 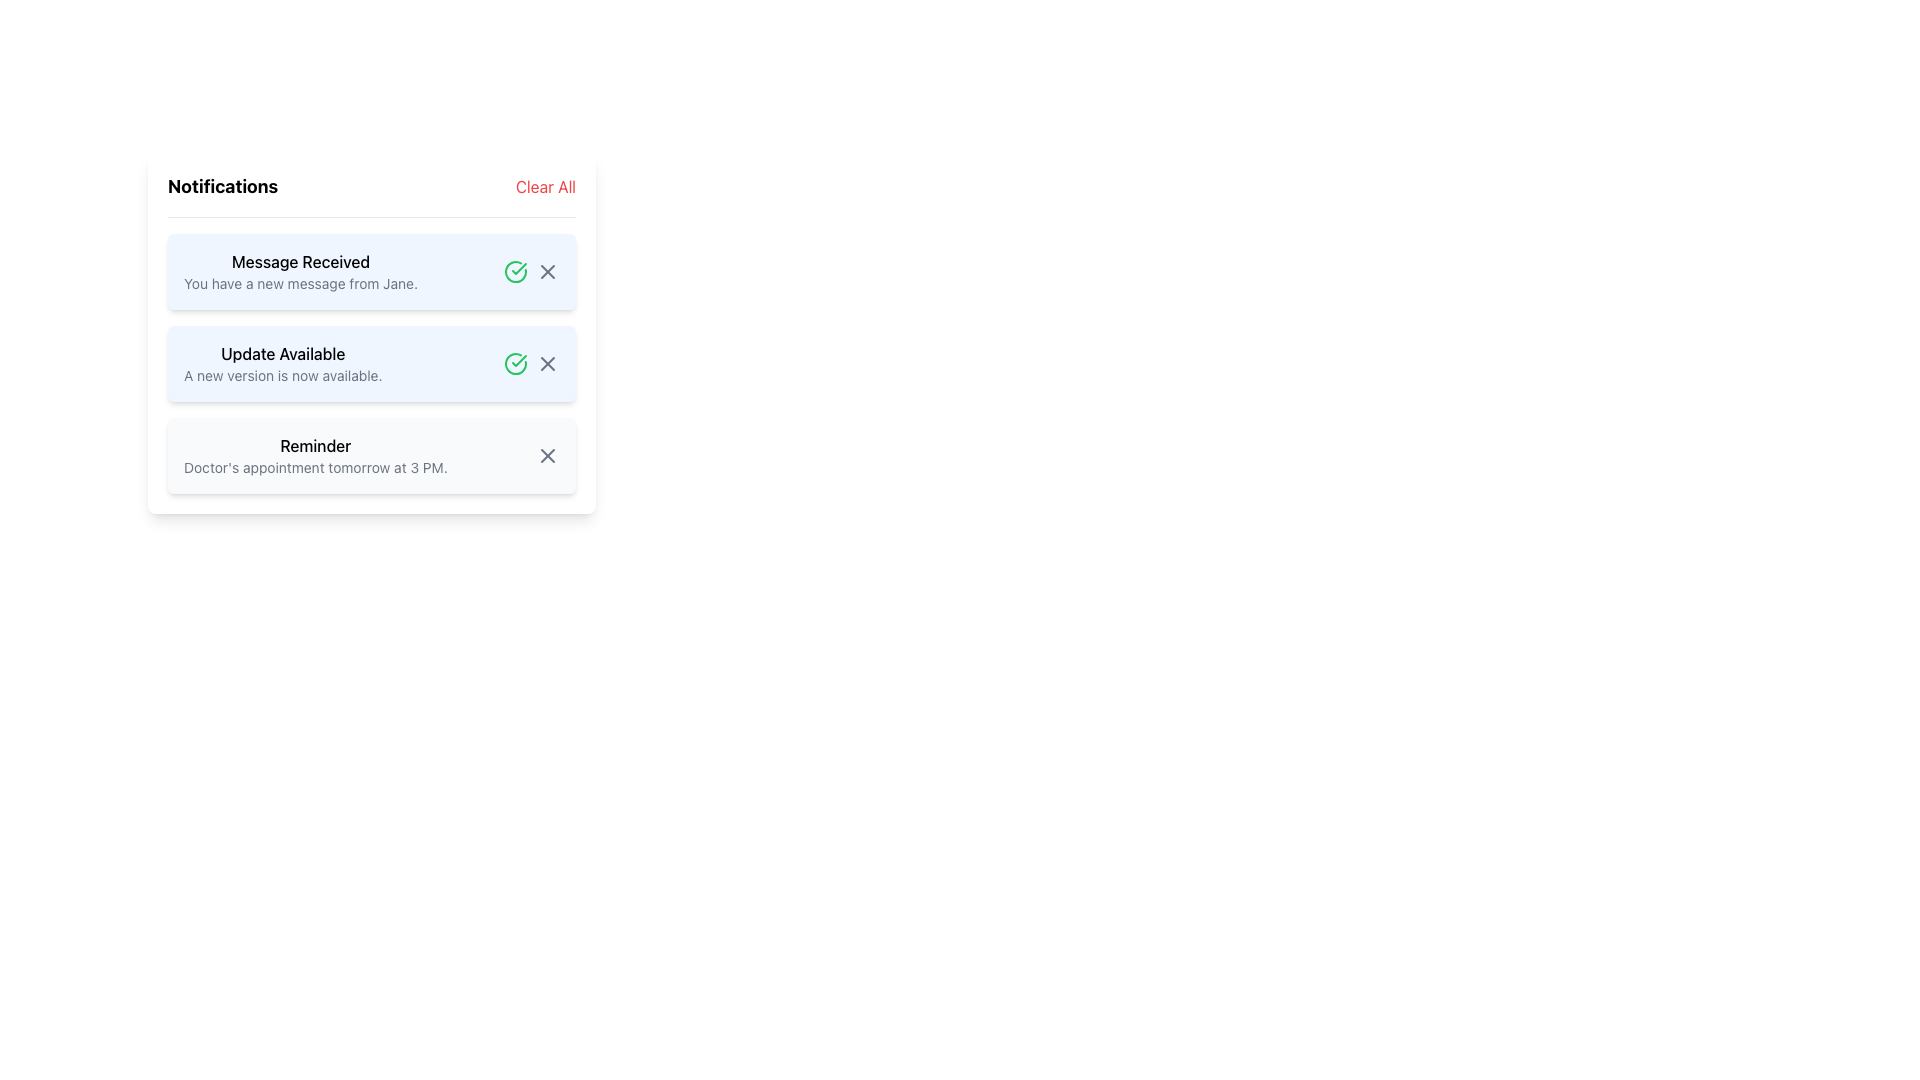 What do you see at coordinates (547, 363) in the screenshot?
I see `the close button in the upper-right corner of the 'Update Available' notification card` at bounding box center [547, 363].